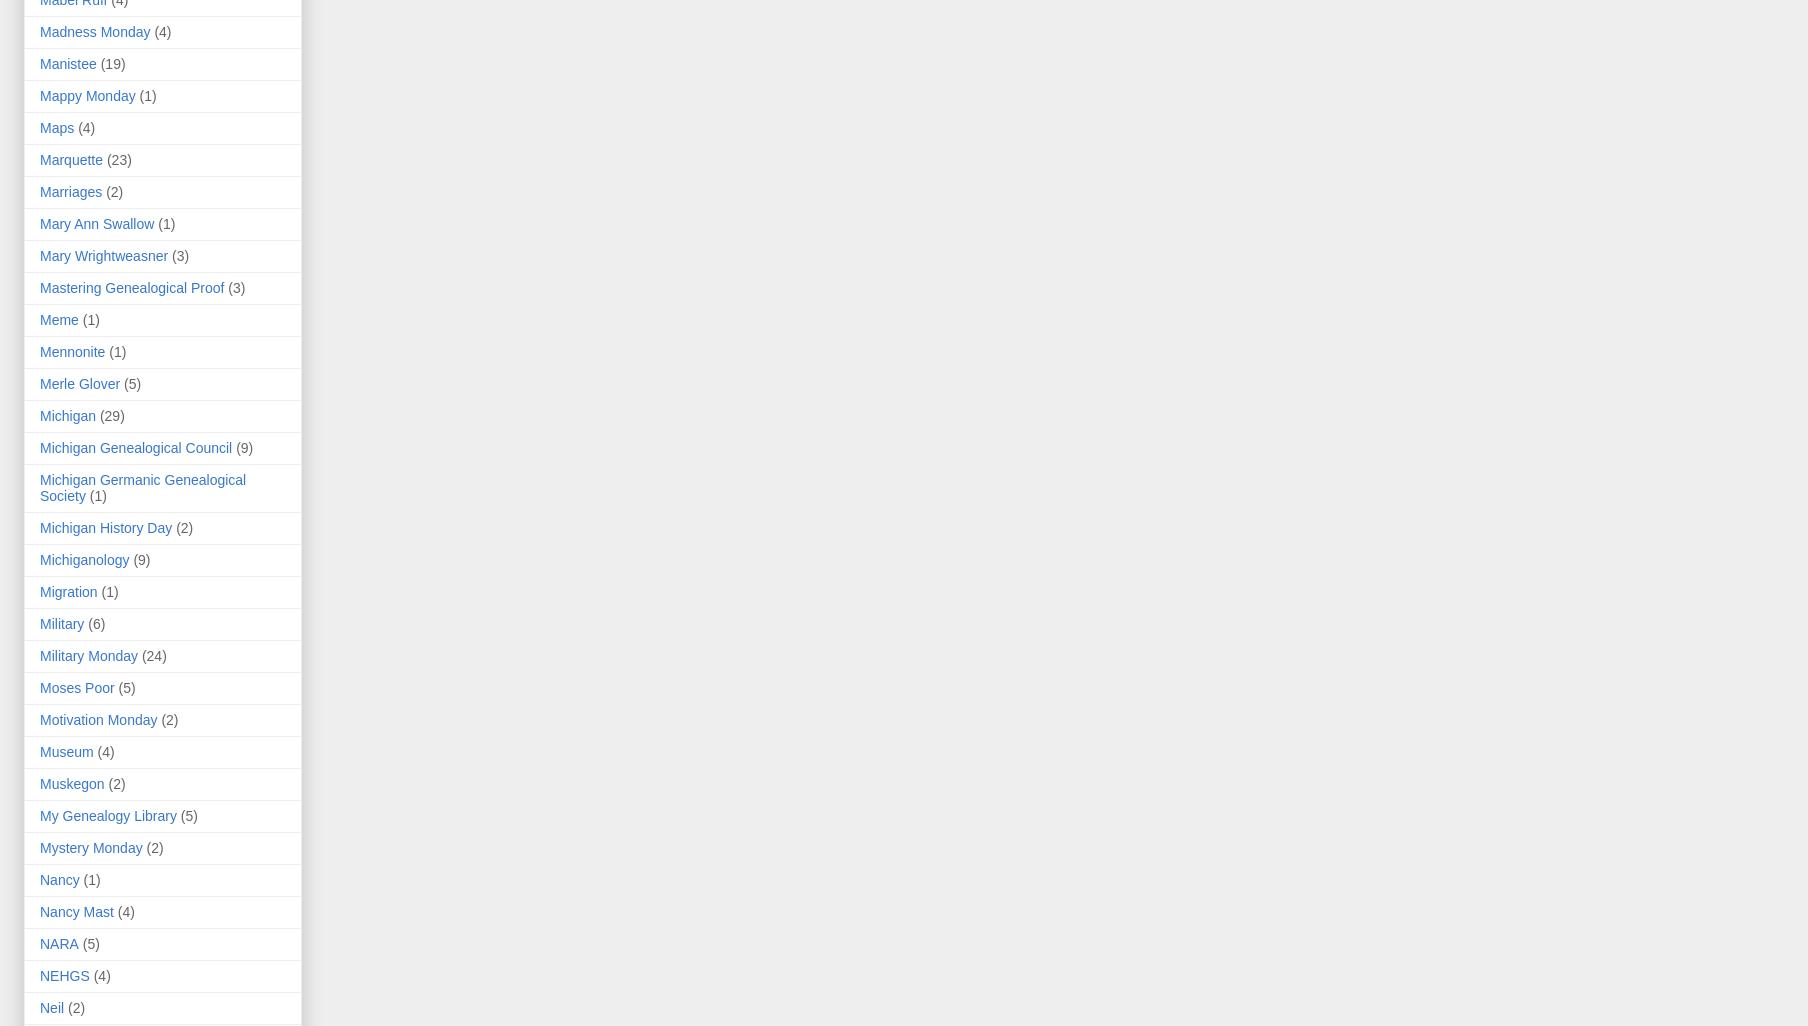  What do you see at coordinates (39, 814) in the screenshot?
I see `'My Genealogy Library'` at bounding box center [39, 814].